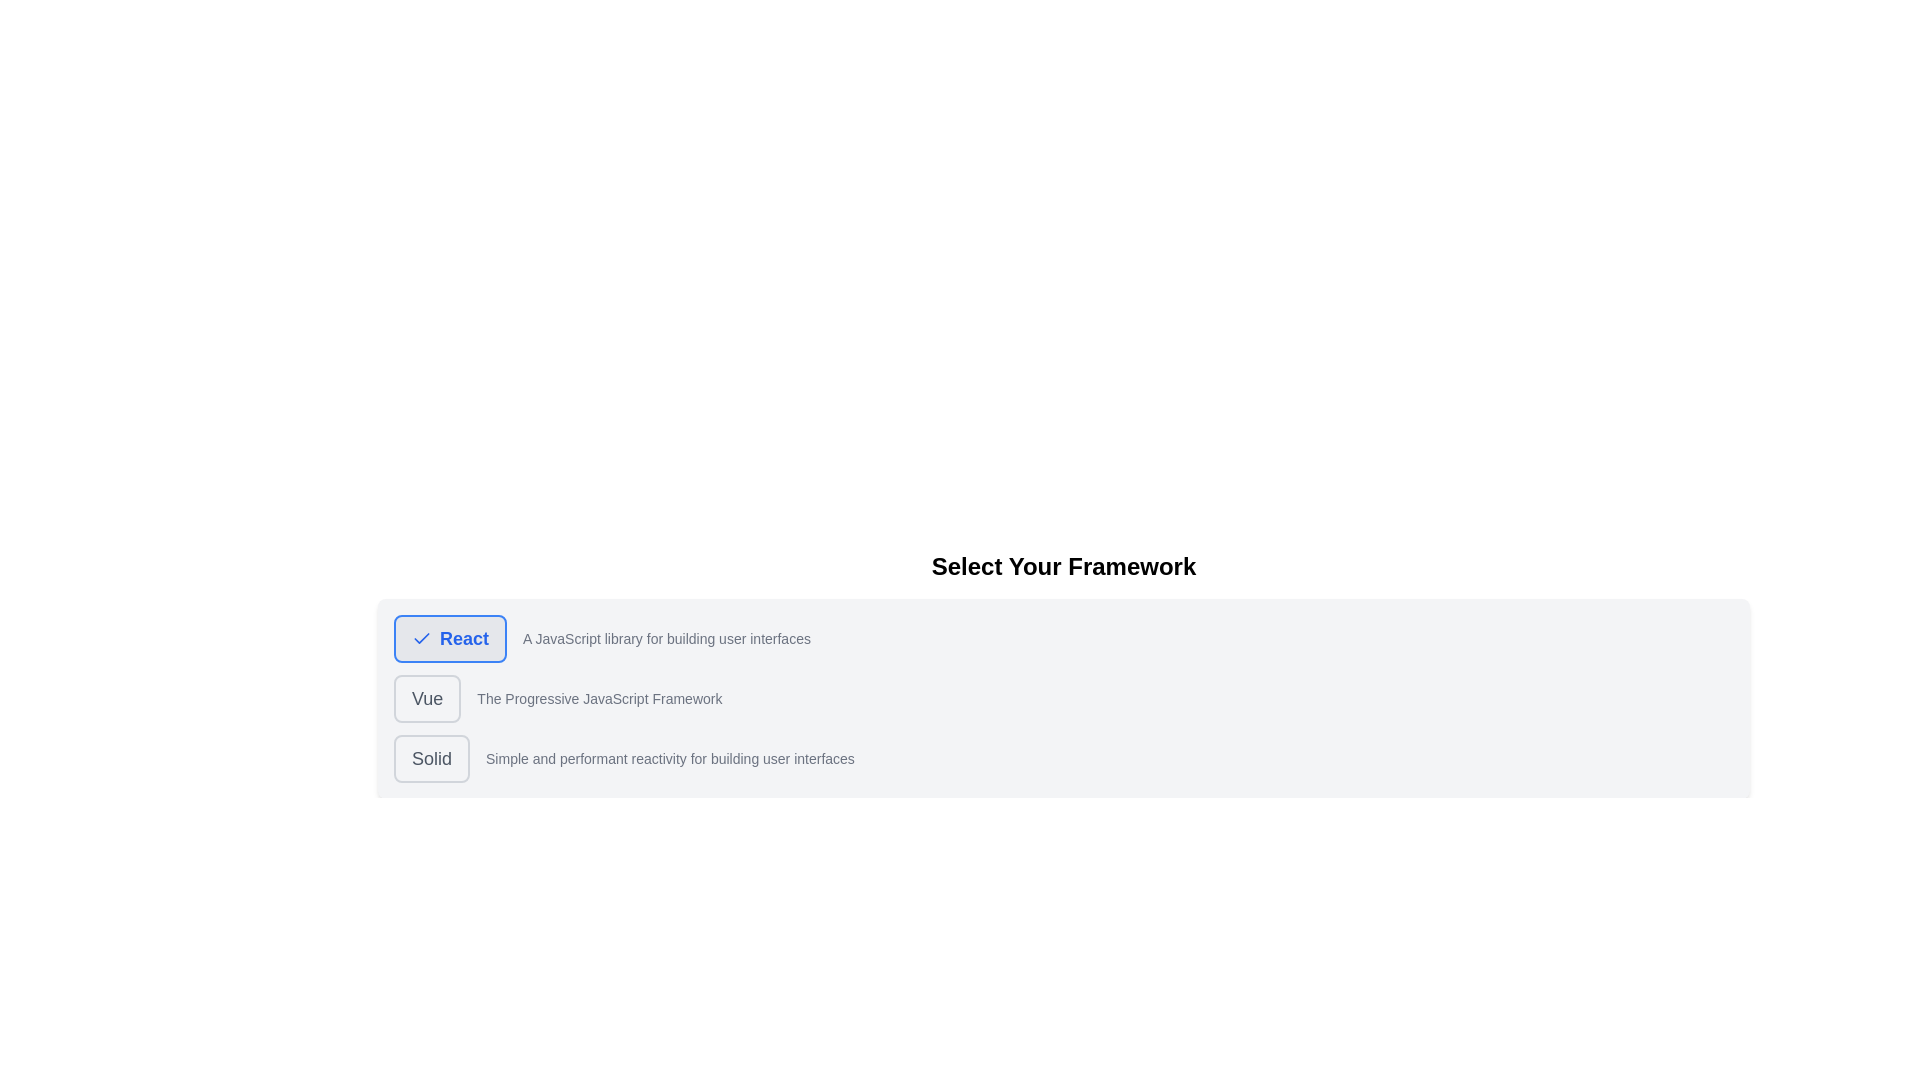 This screenshot has height=1080, width=1920. What do you see at coordinates (1063, 697) in the screenshot?
I see `the selectable option labeled 'Vue' which is styled with a rectangular border and is positioned in the middle among three similar elements` at bounding box center [1063, 697].